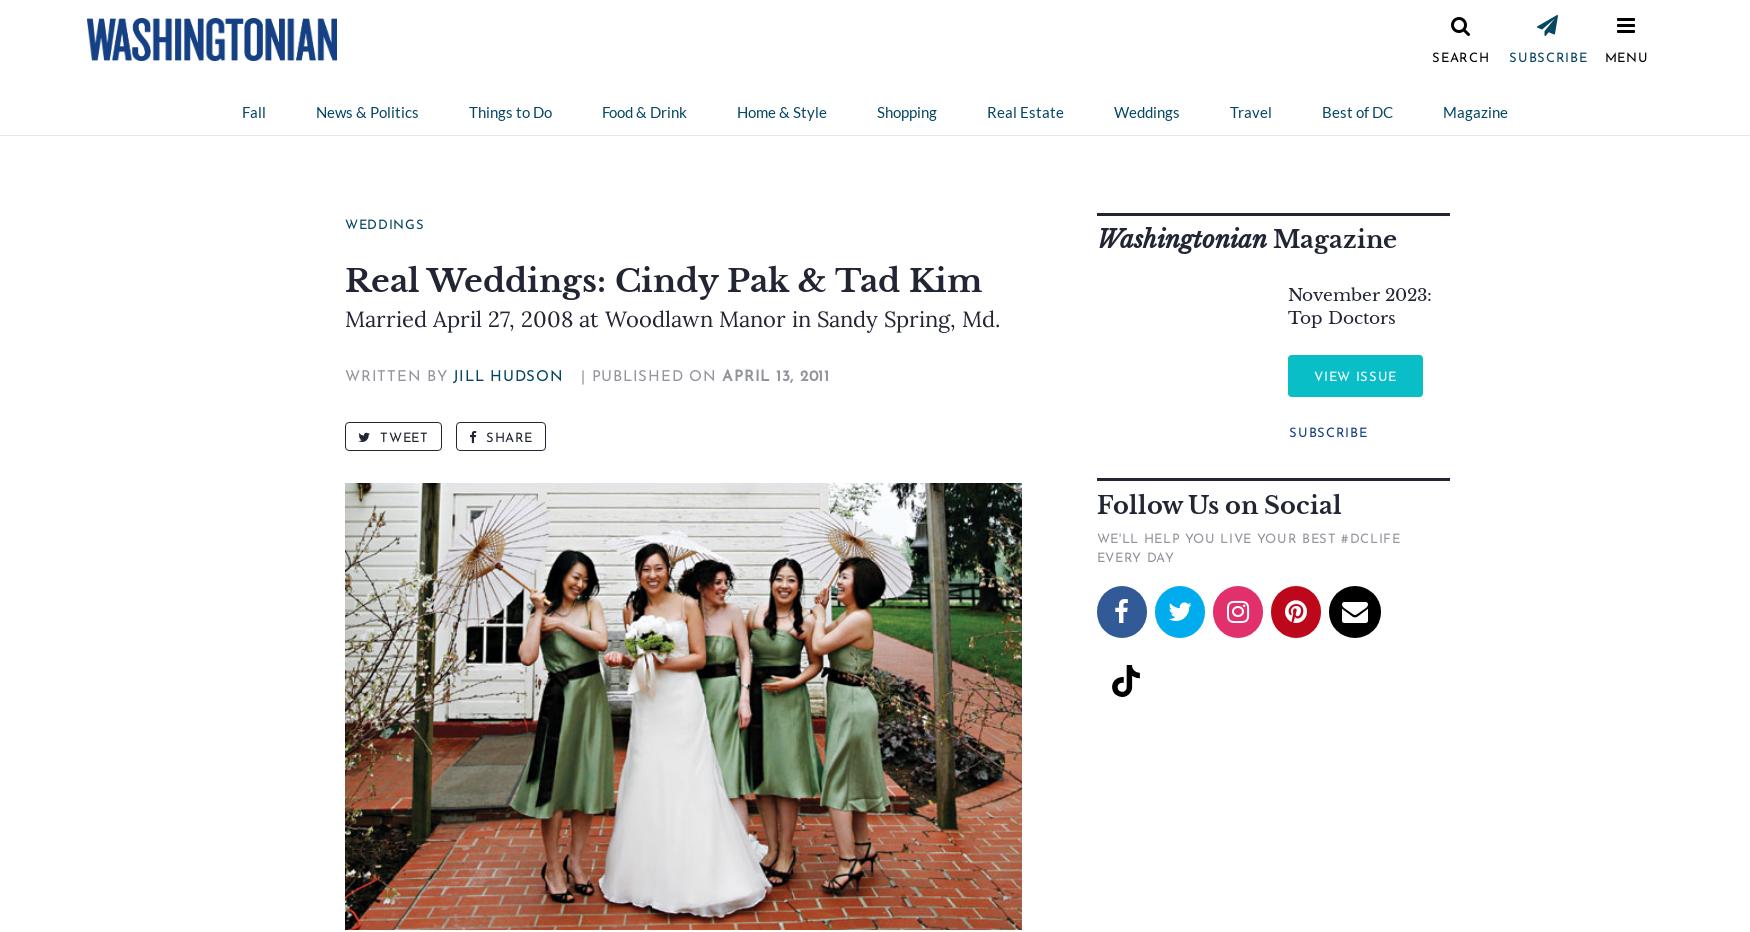 The image size is (1750, 932). I want to click on 'Real Weddings: Cindy Pak & Tad Kim', so click(662, 279).